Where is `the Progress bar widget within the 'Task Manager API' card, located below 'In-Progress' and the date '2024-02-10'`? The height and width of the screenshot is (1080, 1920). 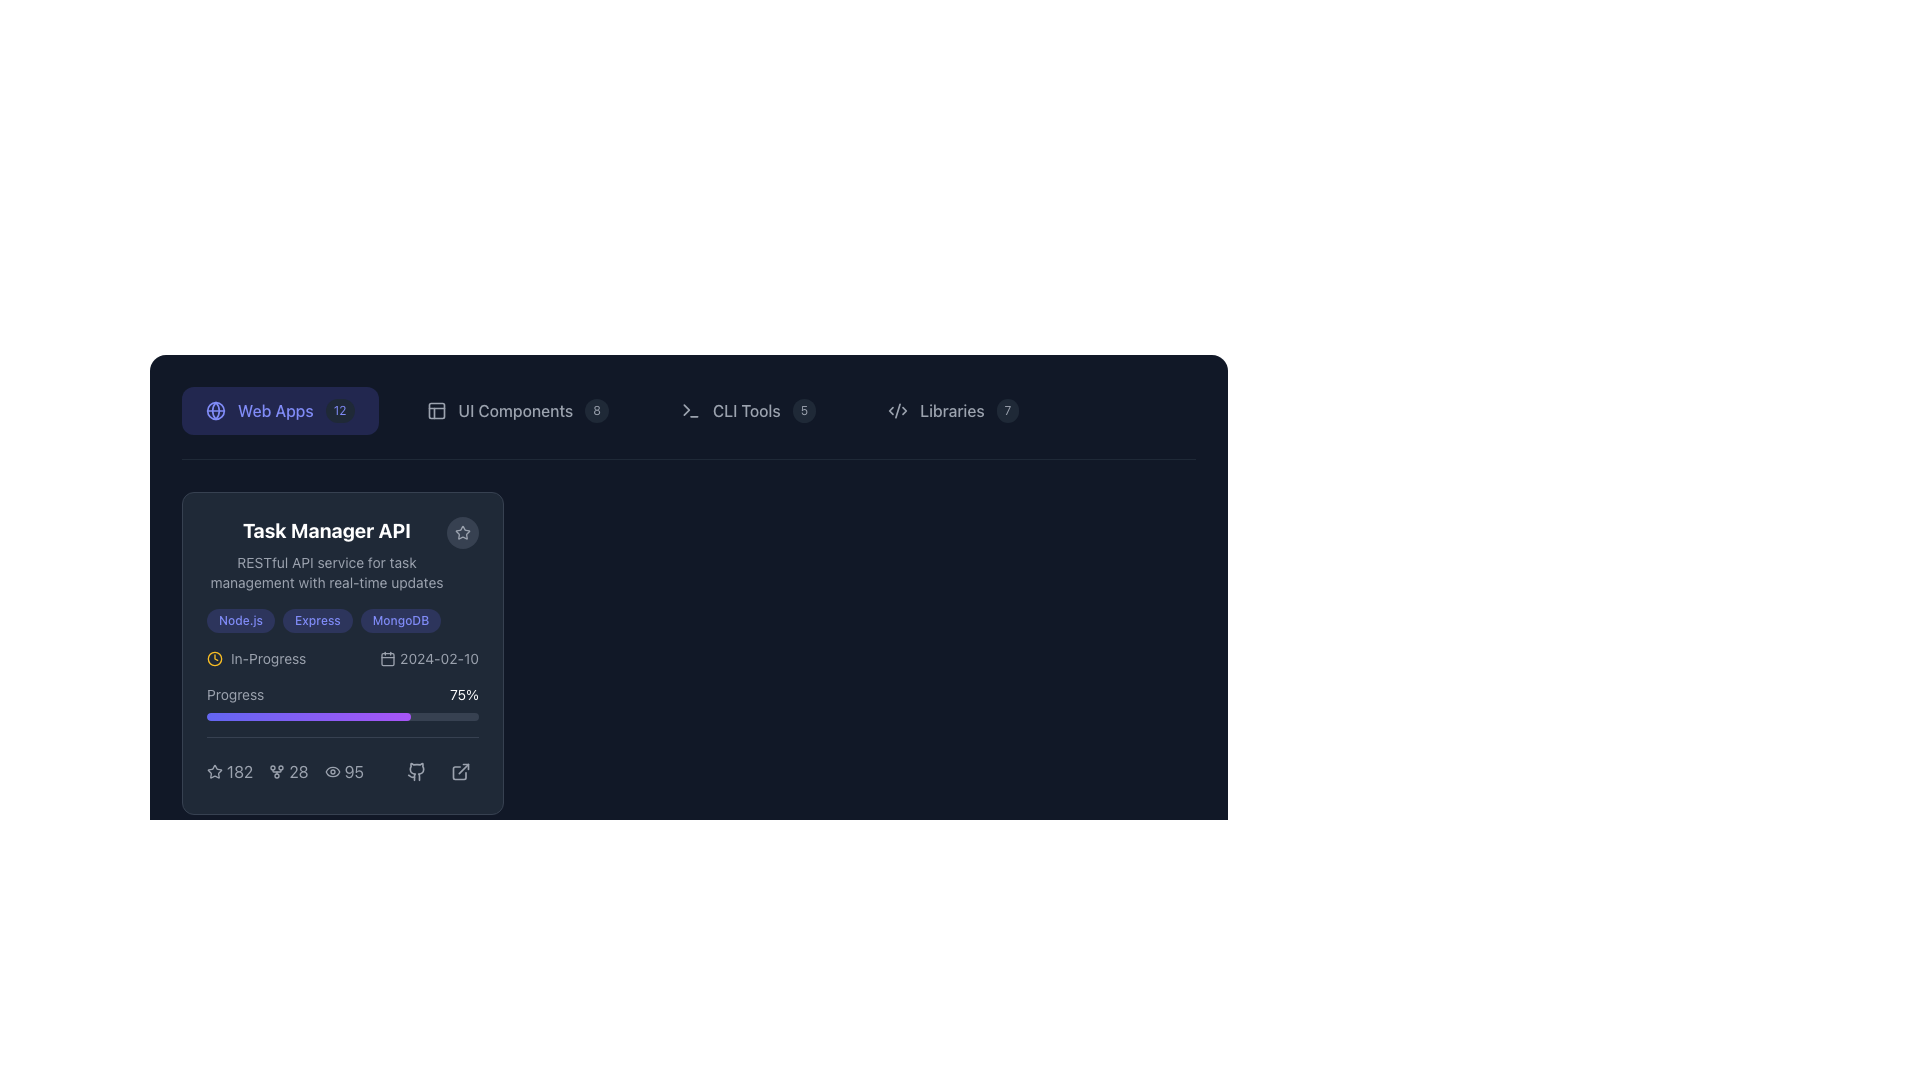 the Progress bar widget within the 'Task Manager API' card, located below 'In-Progress' and the date '2024-02-10' is located at coordinates (342, 701).